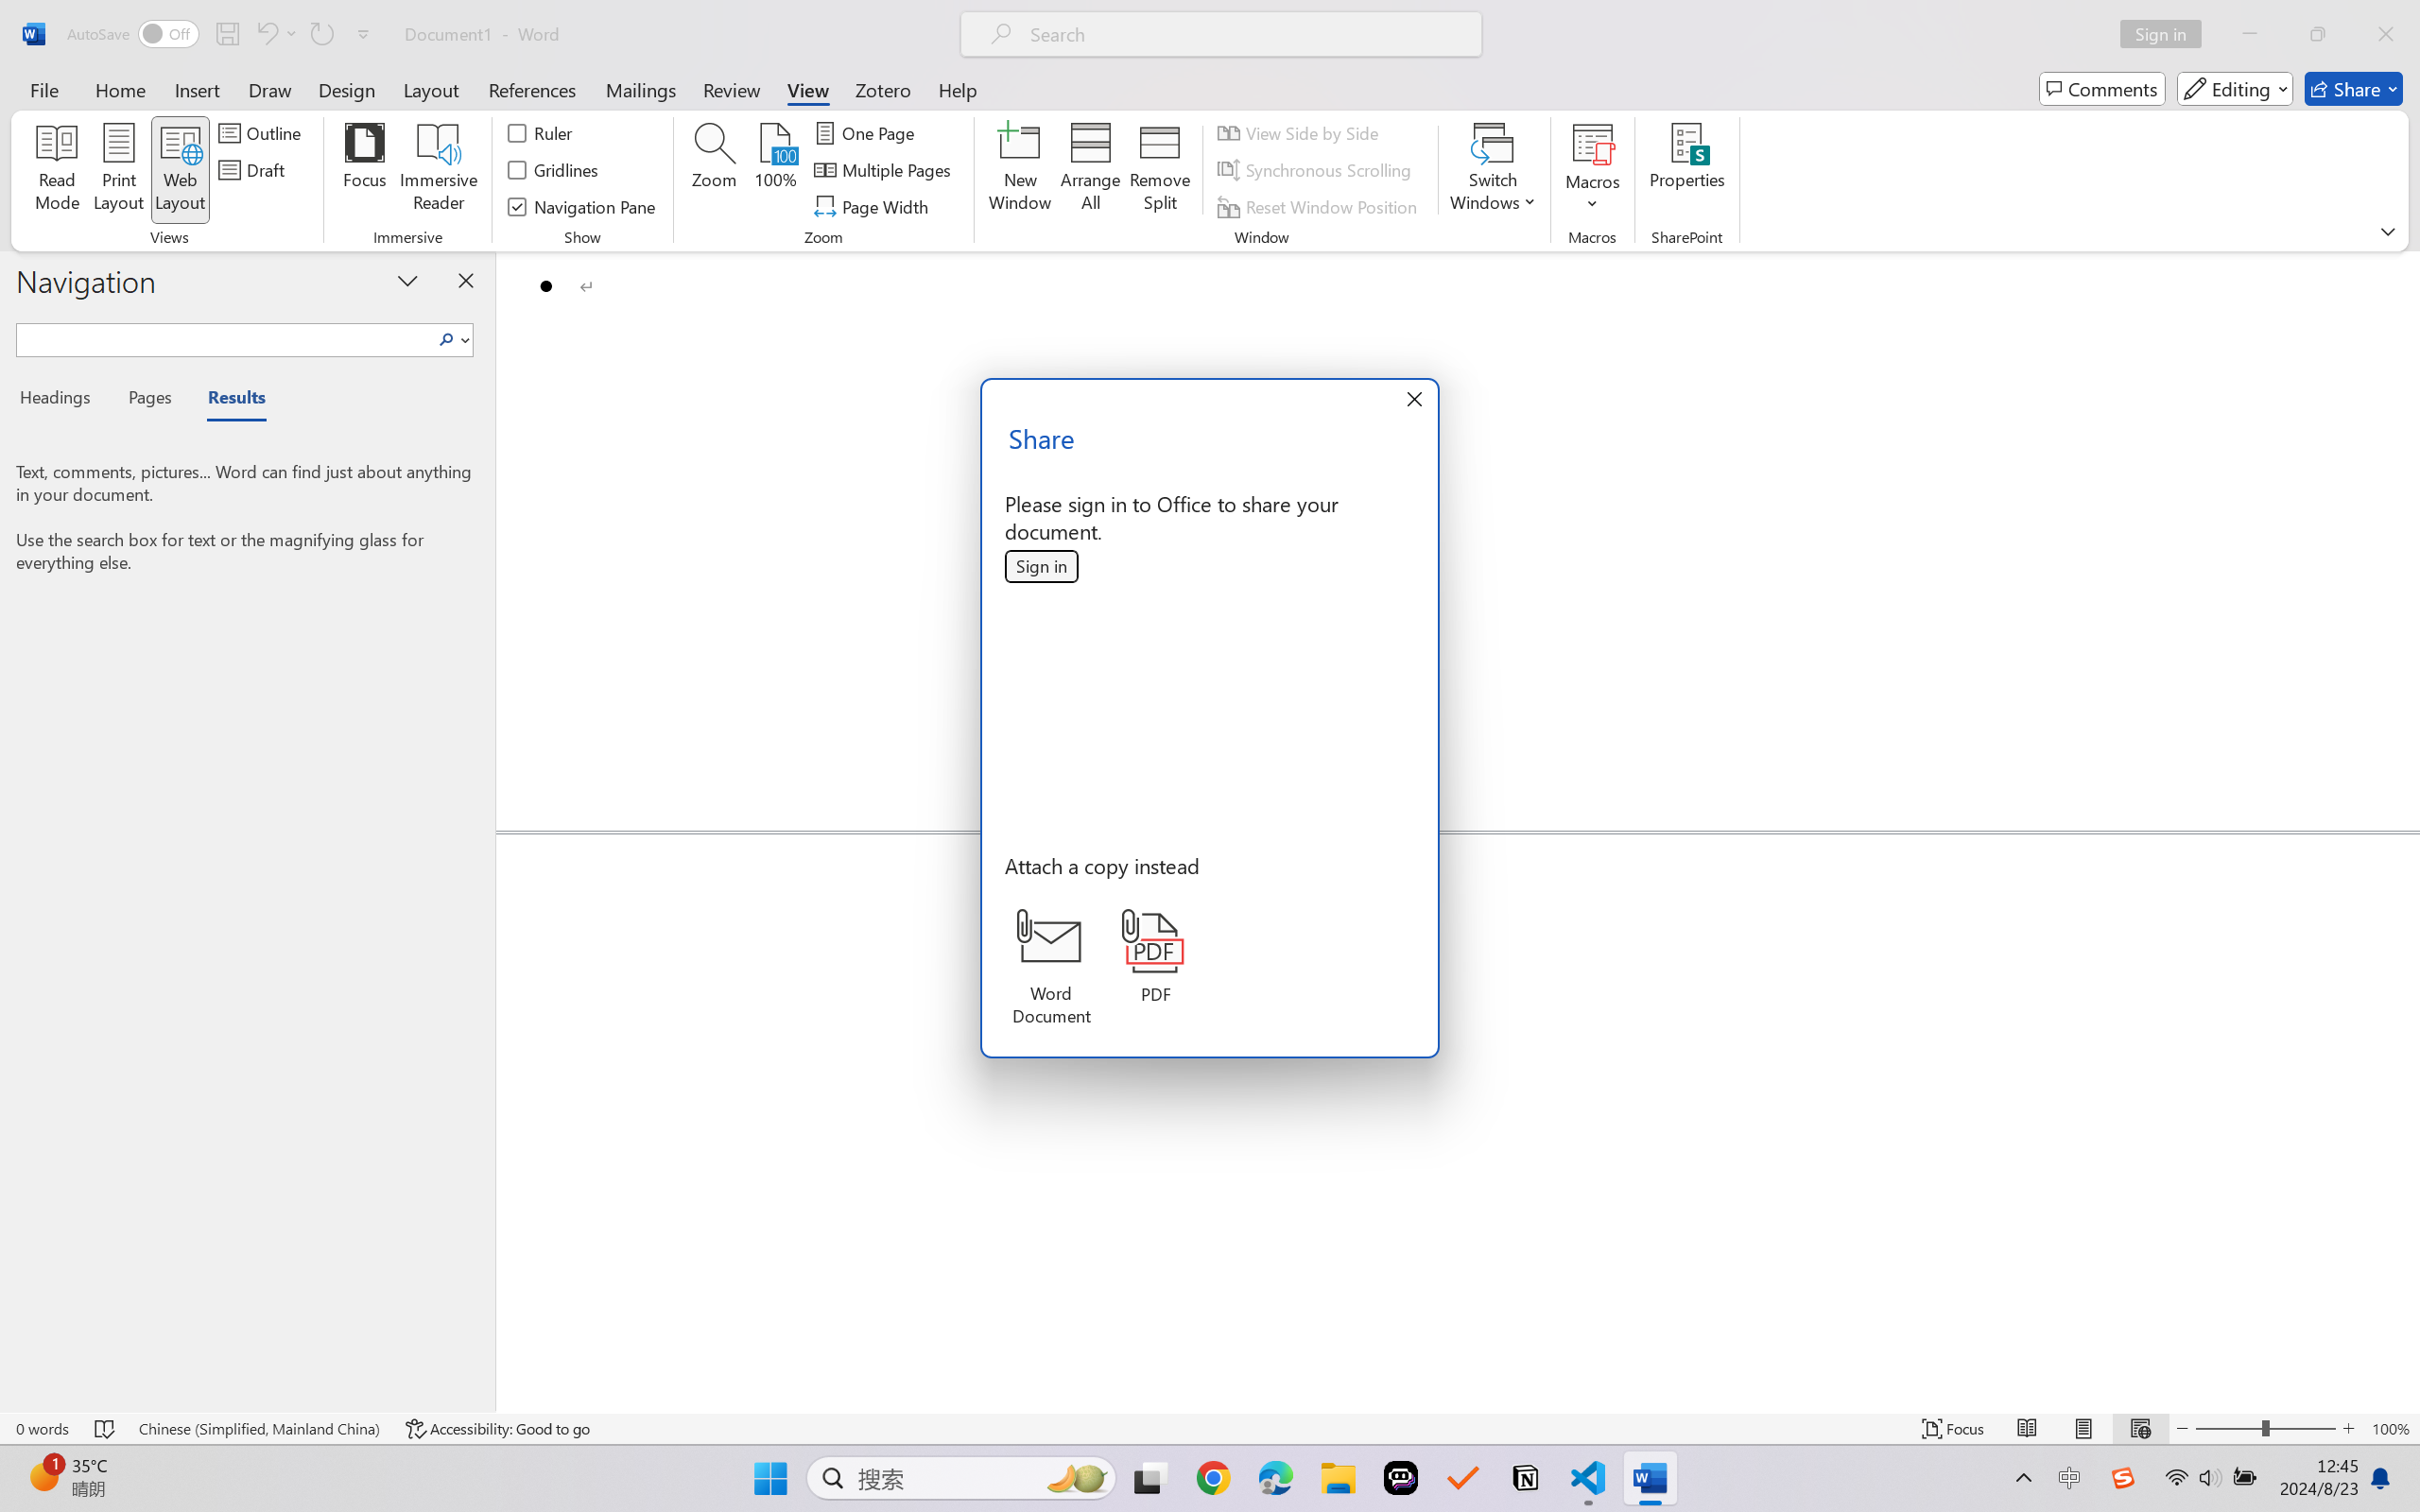  What do you see at coordinates (713, 170) in the screenshot?
I see `'Zoom...'` at bounding box center [713, 170].